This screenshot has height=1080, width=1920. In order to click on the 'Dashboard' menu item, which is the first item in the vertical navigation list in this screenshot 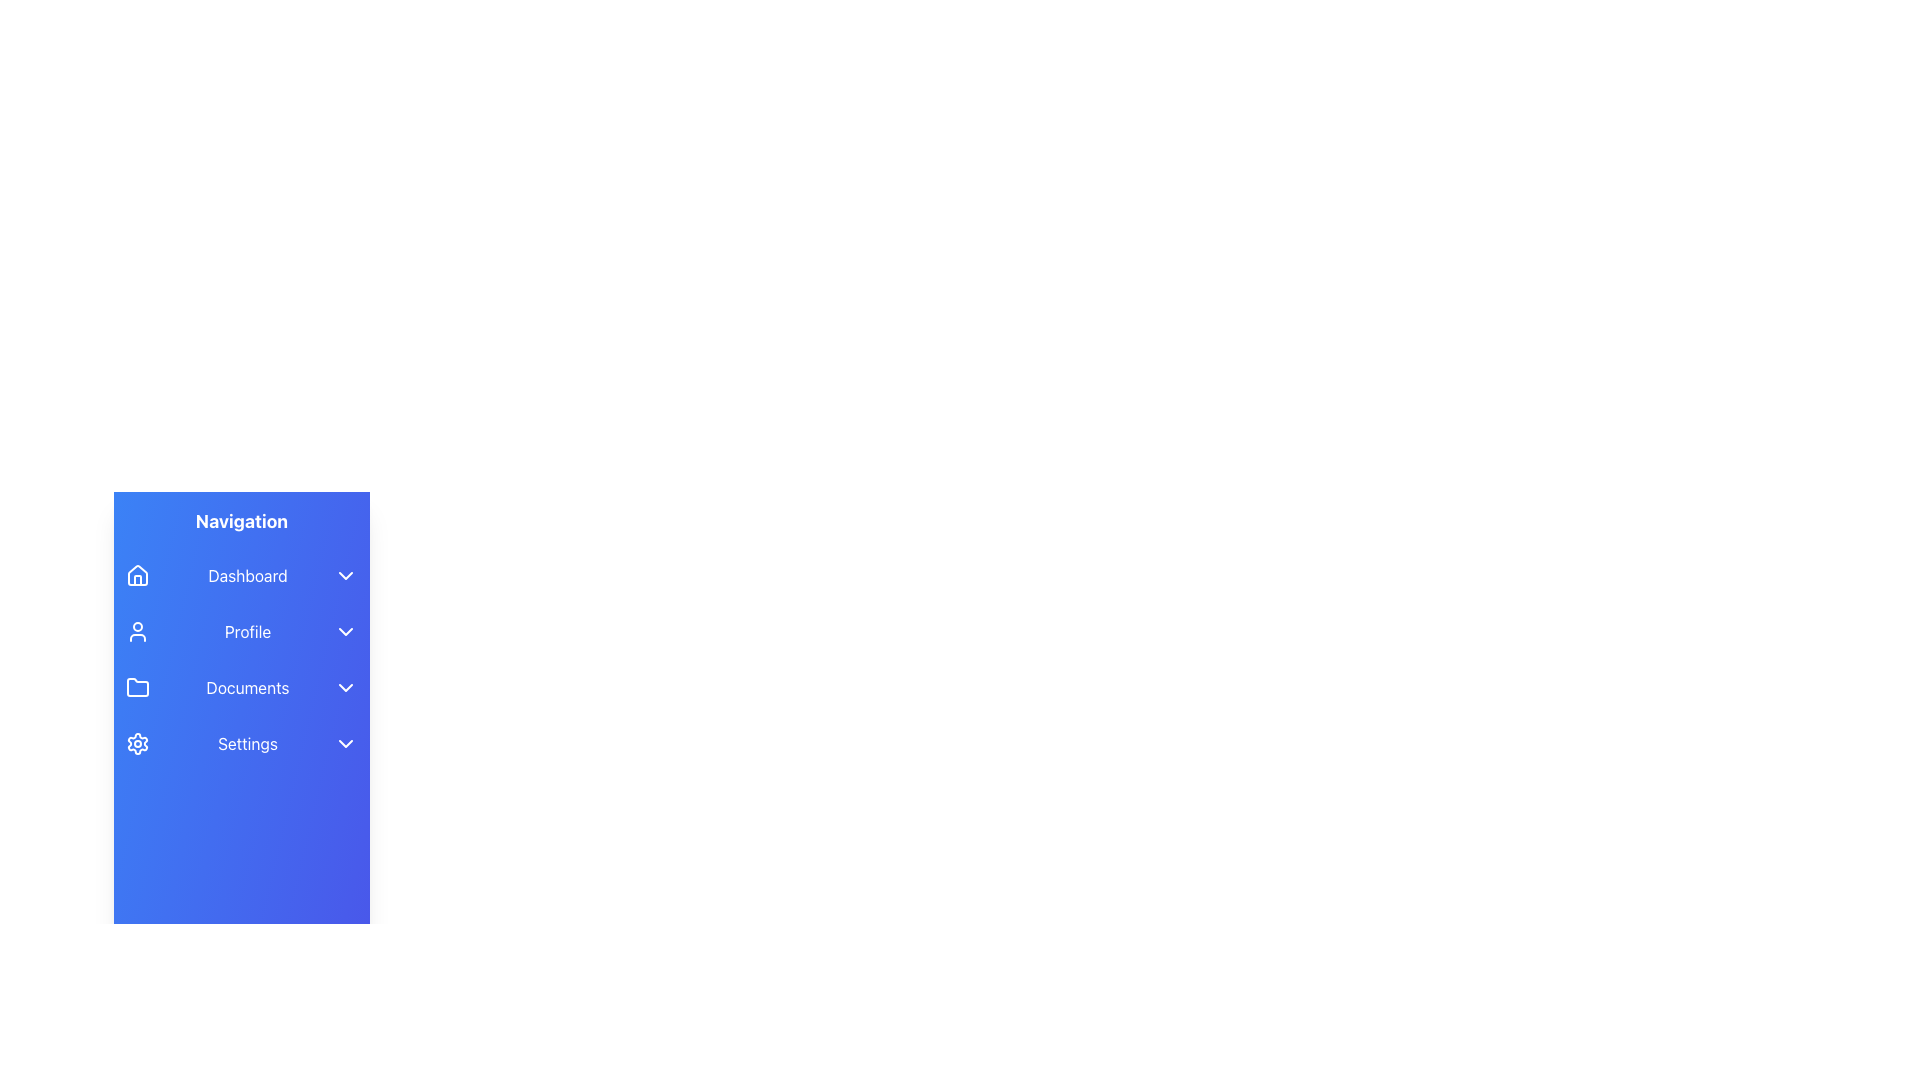, I will do `click(240, 575)`.